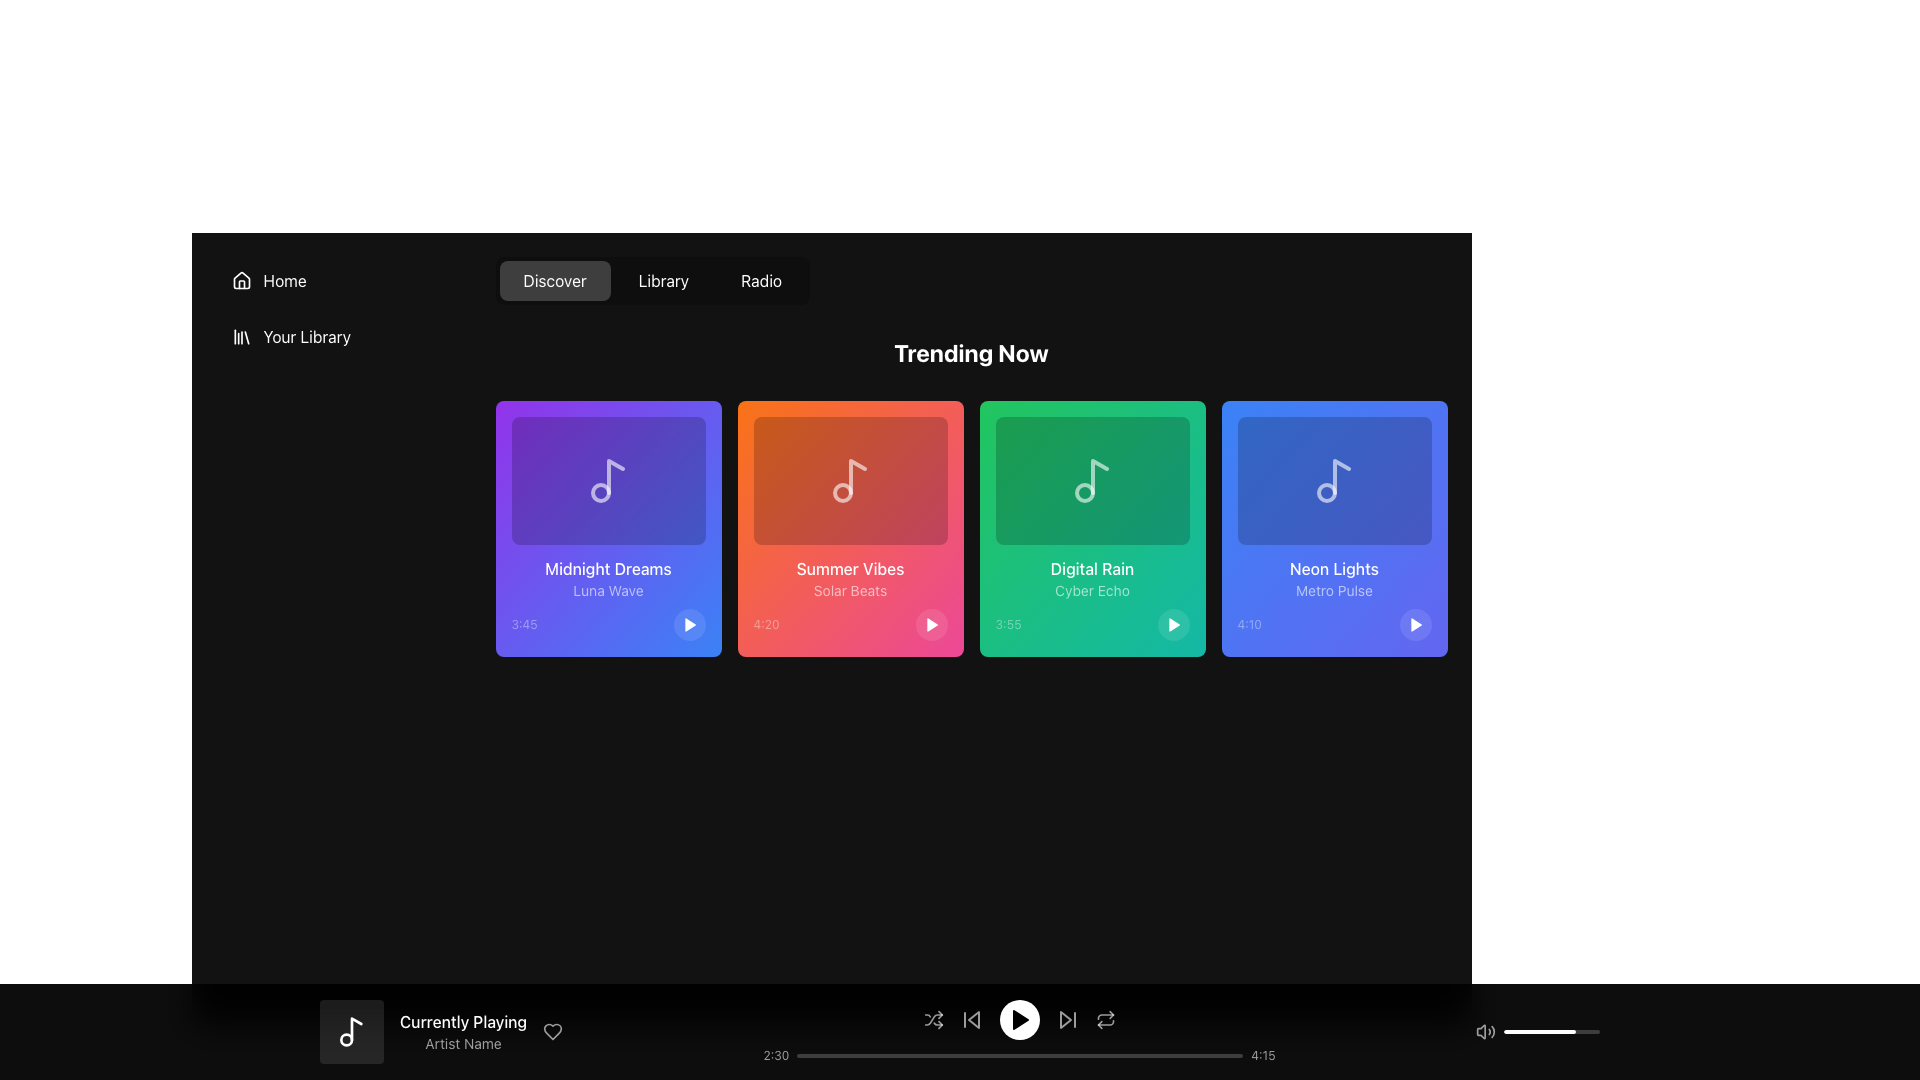 This screenshot has height=1080, width=1920. I want to click on the musical note element, which is centered within a purple gradient block titled 'Midnight Dreams' in the 'Trending Now' section, so click(607, 481).